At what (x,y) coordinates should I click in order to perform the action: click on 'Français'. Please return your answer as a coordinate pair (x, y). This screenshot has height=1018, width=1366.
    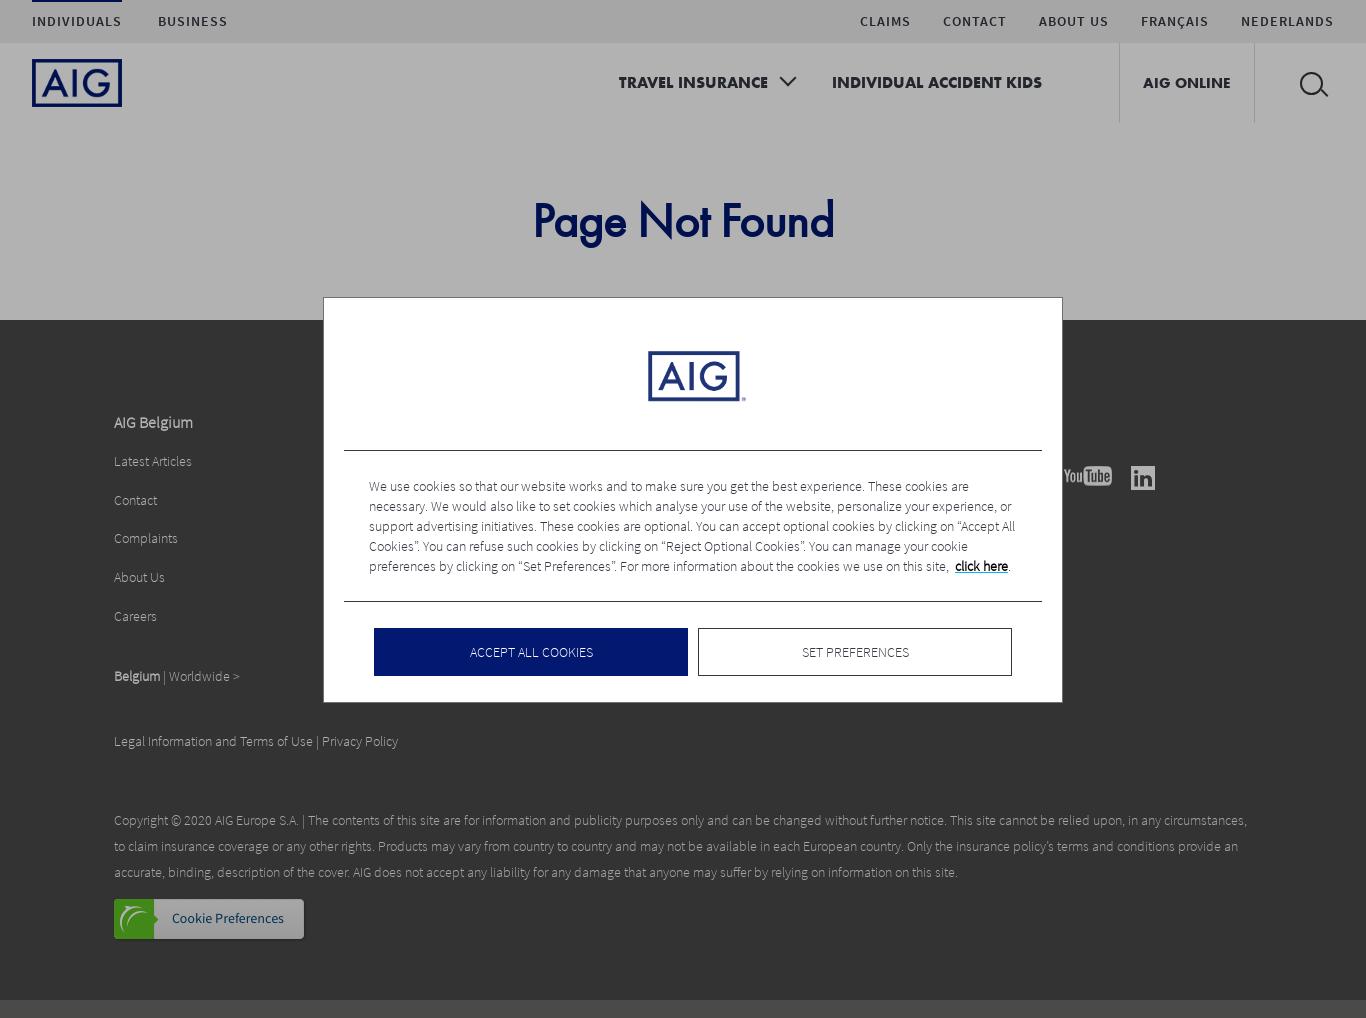
    Looking at the image, I should click on (1175, 19).